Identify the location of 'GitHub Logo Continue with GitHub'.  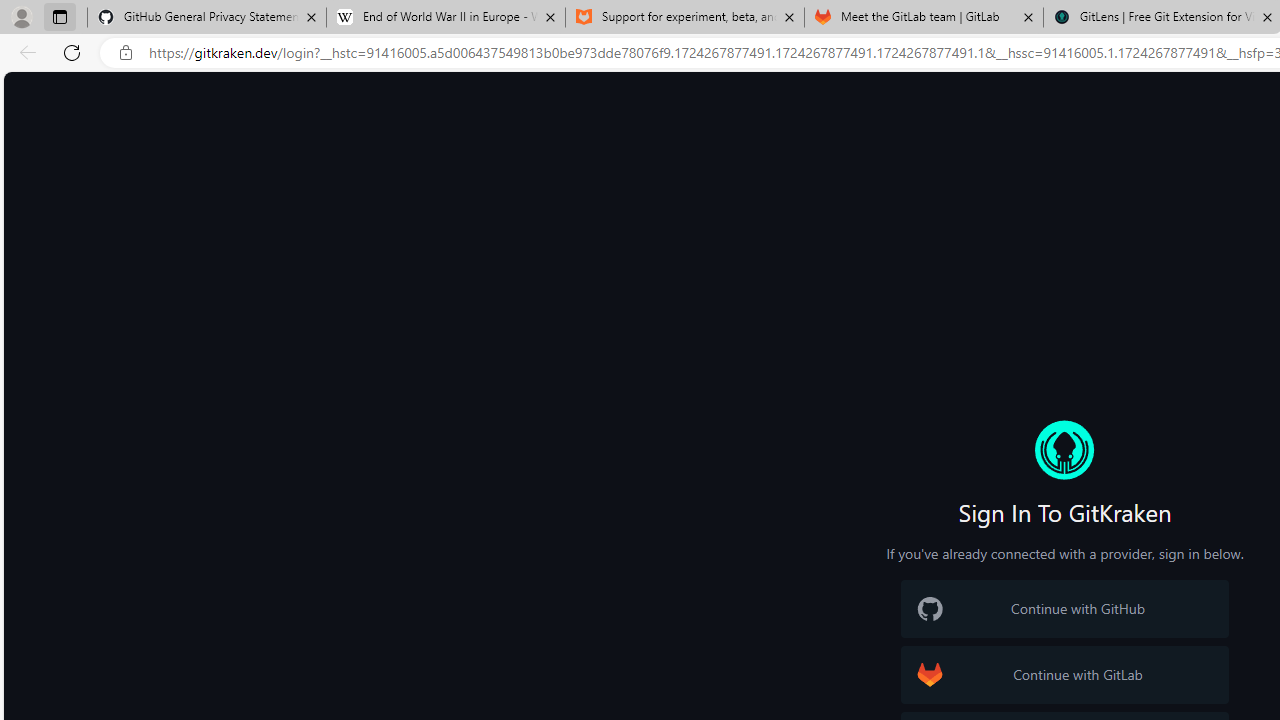
(1063, 608).